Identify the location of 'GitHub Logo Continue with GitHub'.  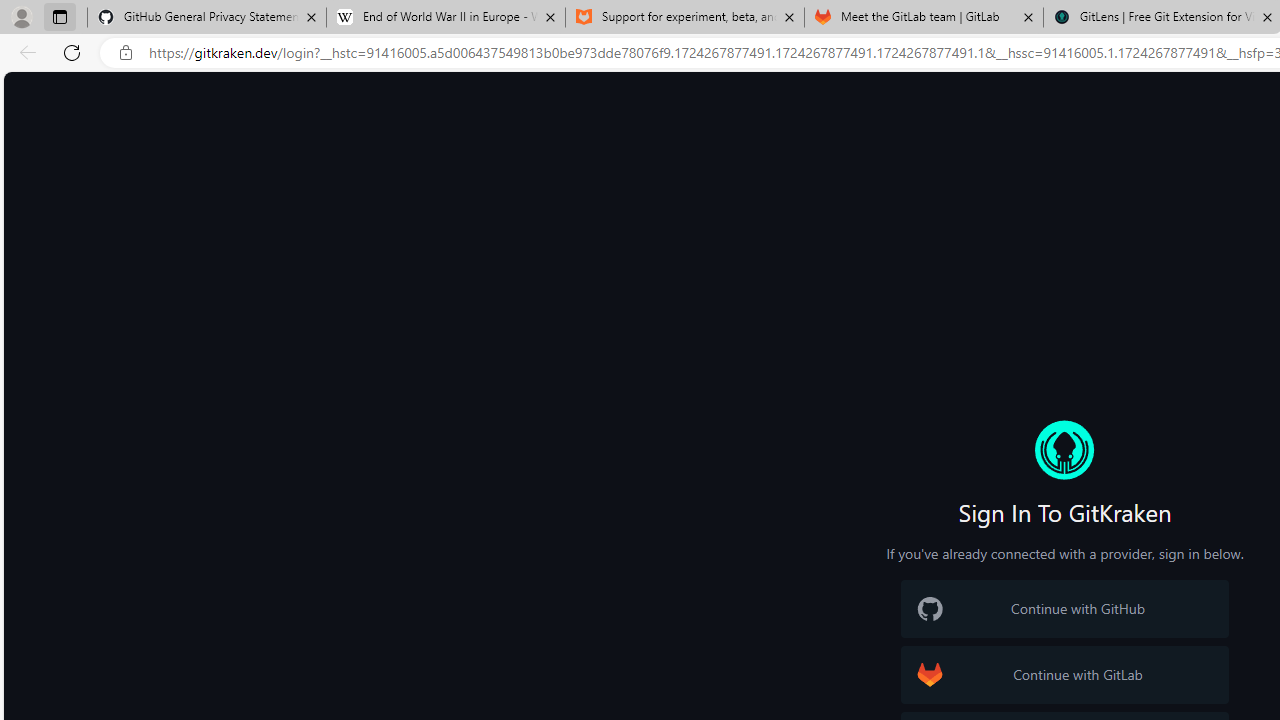
(1063, 608).